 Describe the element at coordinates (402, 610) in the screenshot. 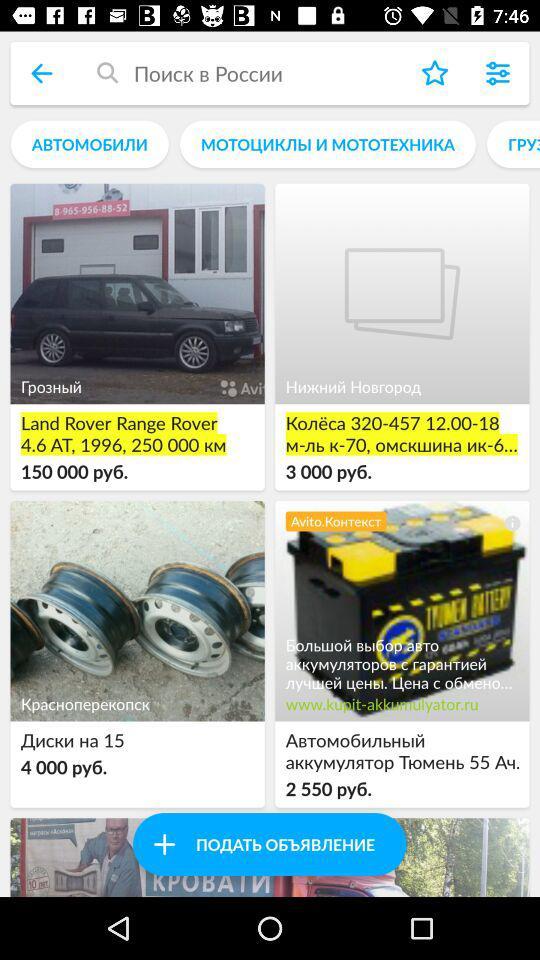

I see `the first right image from bottom` at that location.